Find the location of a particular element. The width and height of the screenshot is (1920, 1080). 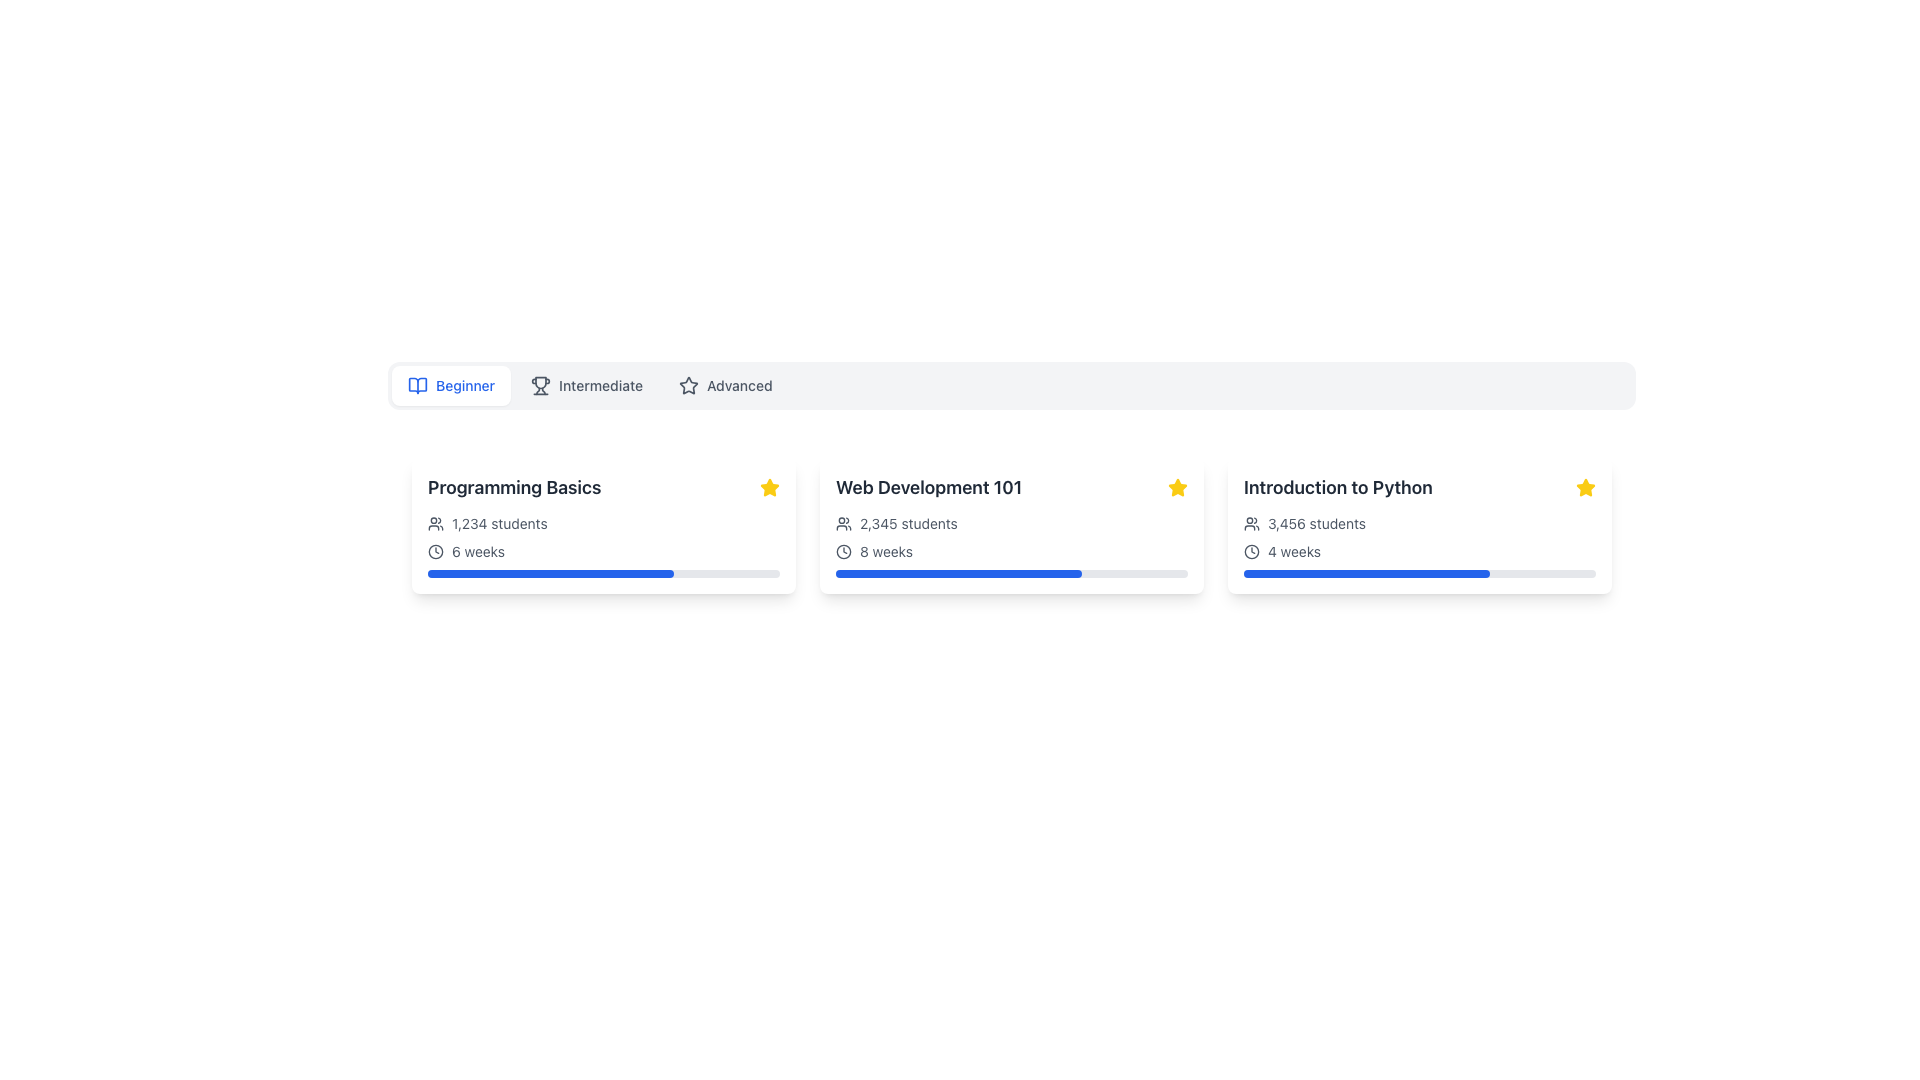

the icon representing a group of two user silhouettes located to the left of the '1,234 students' label in the course 'Programming Basics' card is located at coordinates (435, 523).